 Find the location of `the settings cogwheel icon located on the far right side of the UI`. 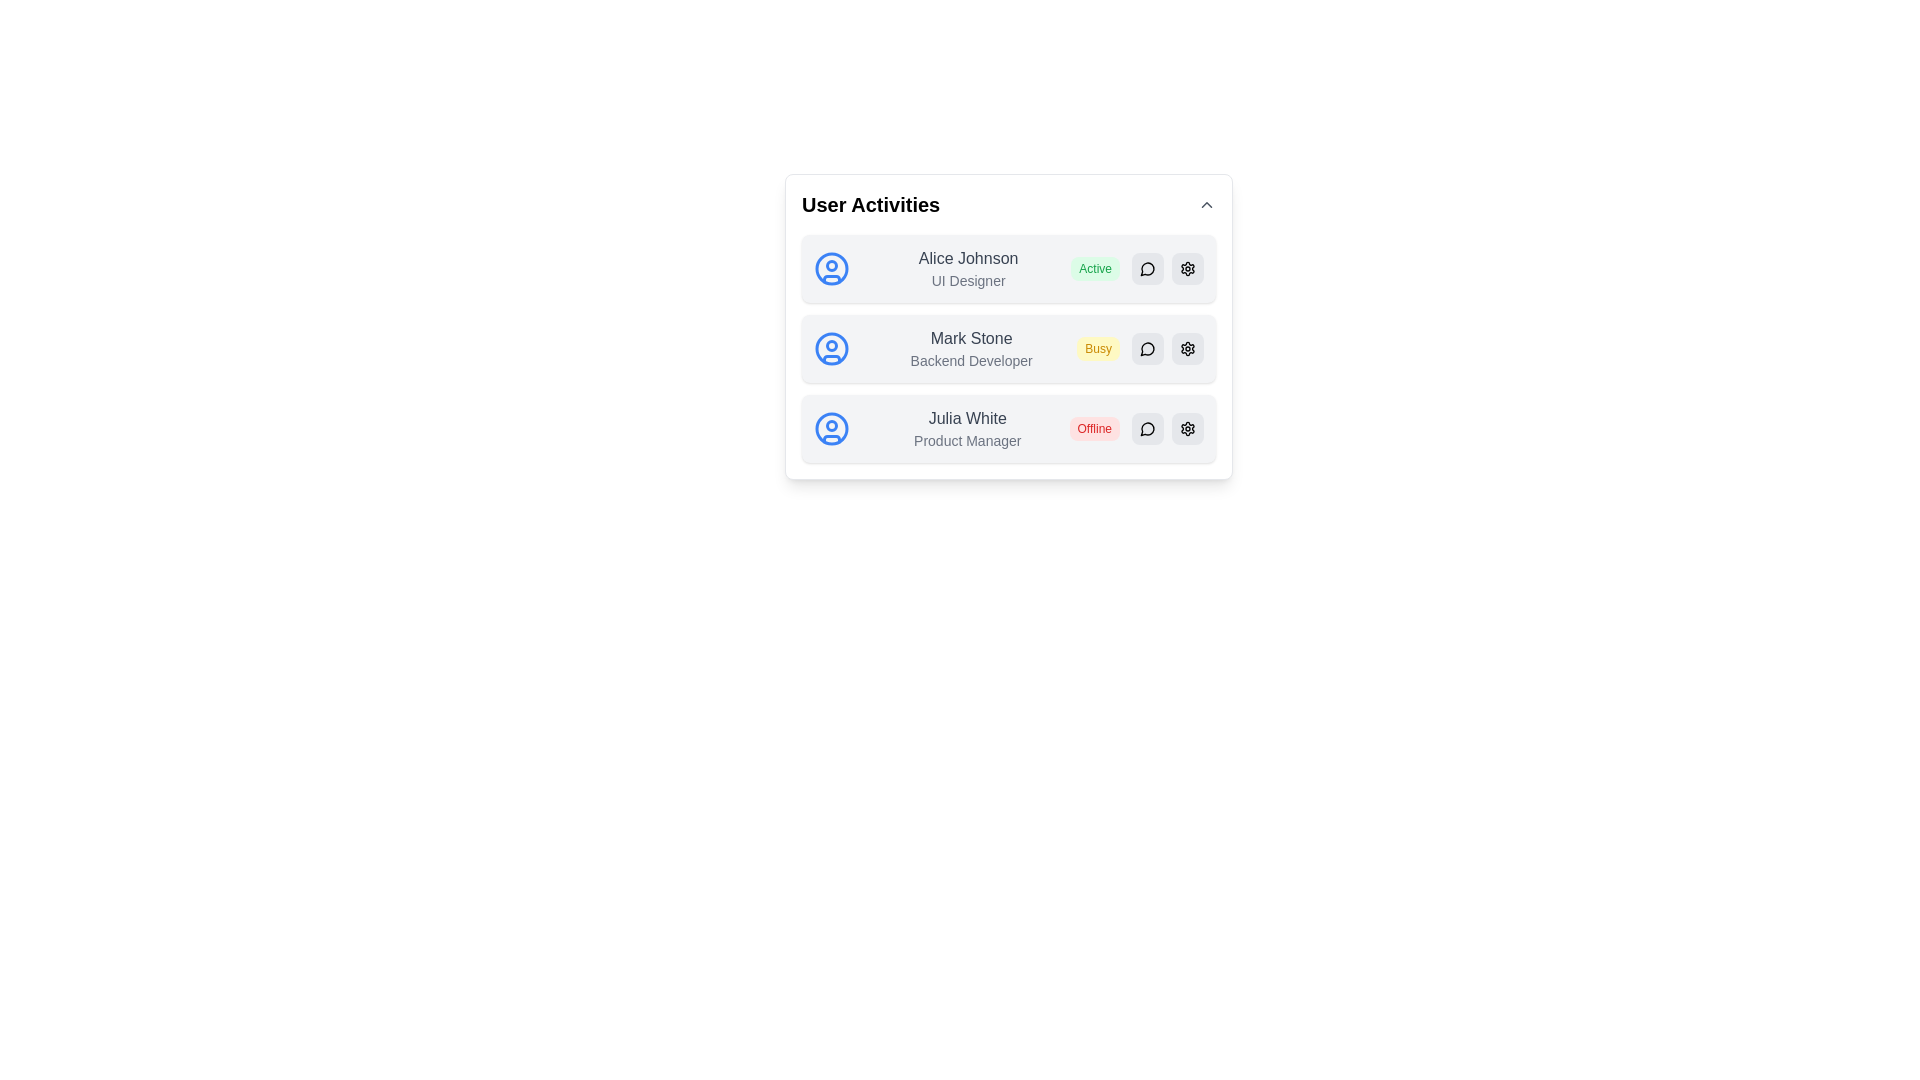

the settings cogwheel icon located on the far right side of the UI is located at coordinates (1188, 347).